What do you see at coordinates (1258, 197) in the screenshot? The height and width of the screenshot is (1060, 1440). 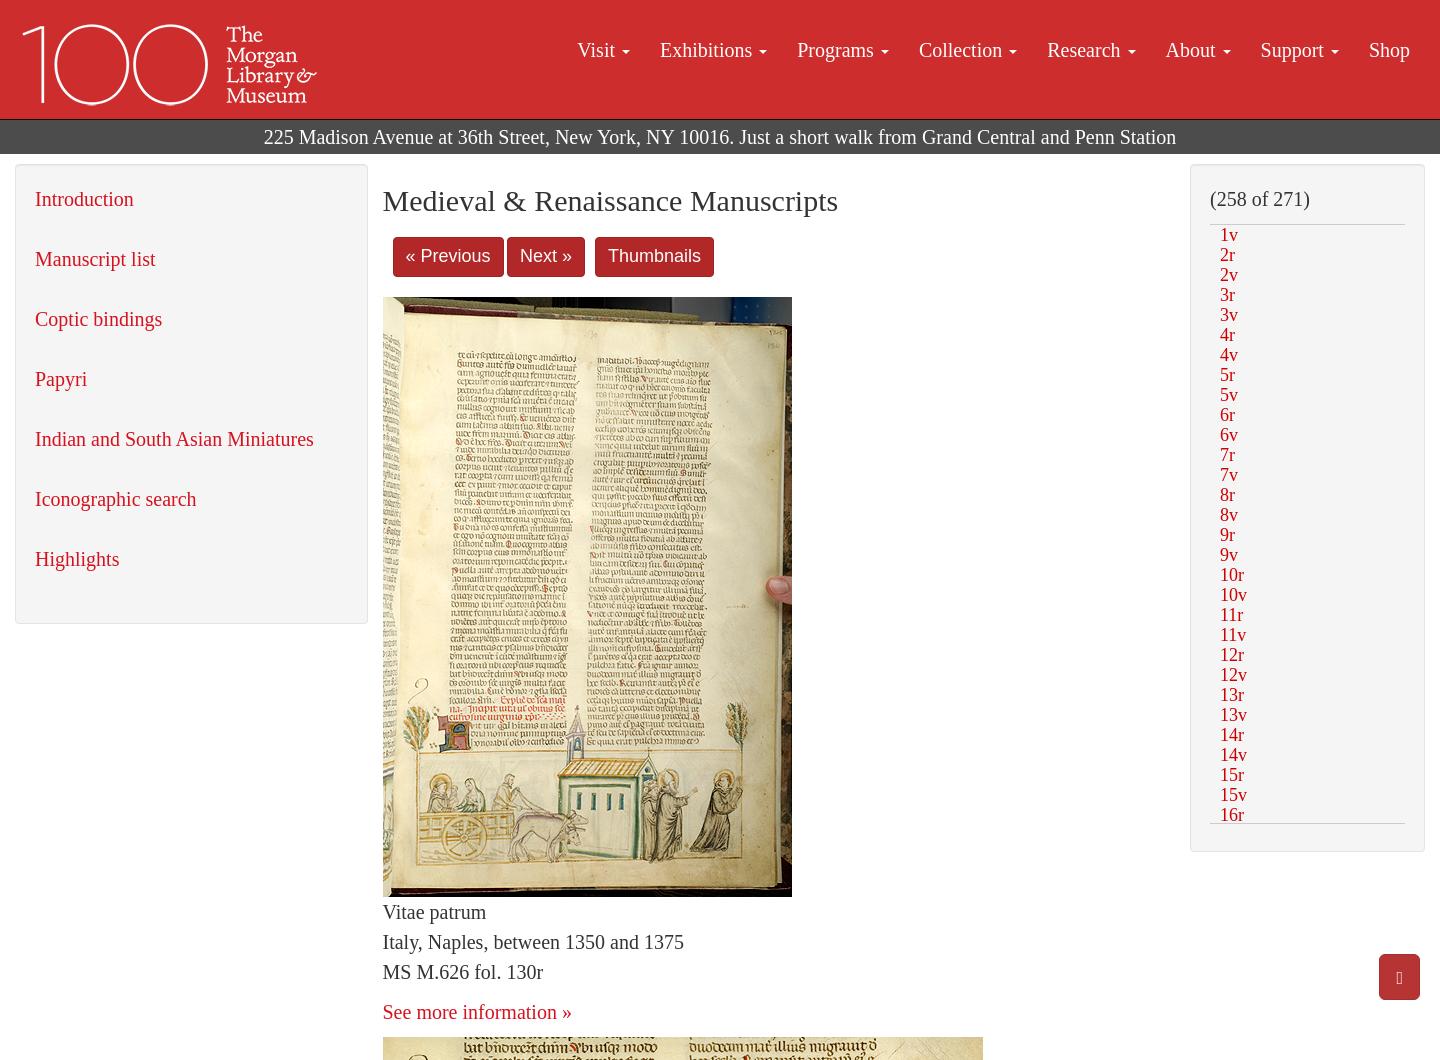 I see `'(258 of 271)'` at bounding box center [1258, 197].